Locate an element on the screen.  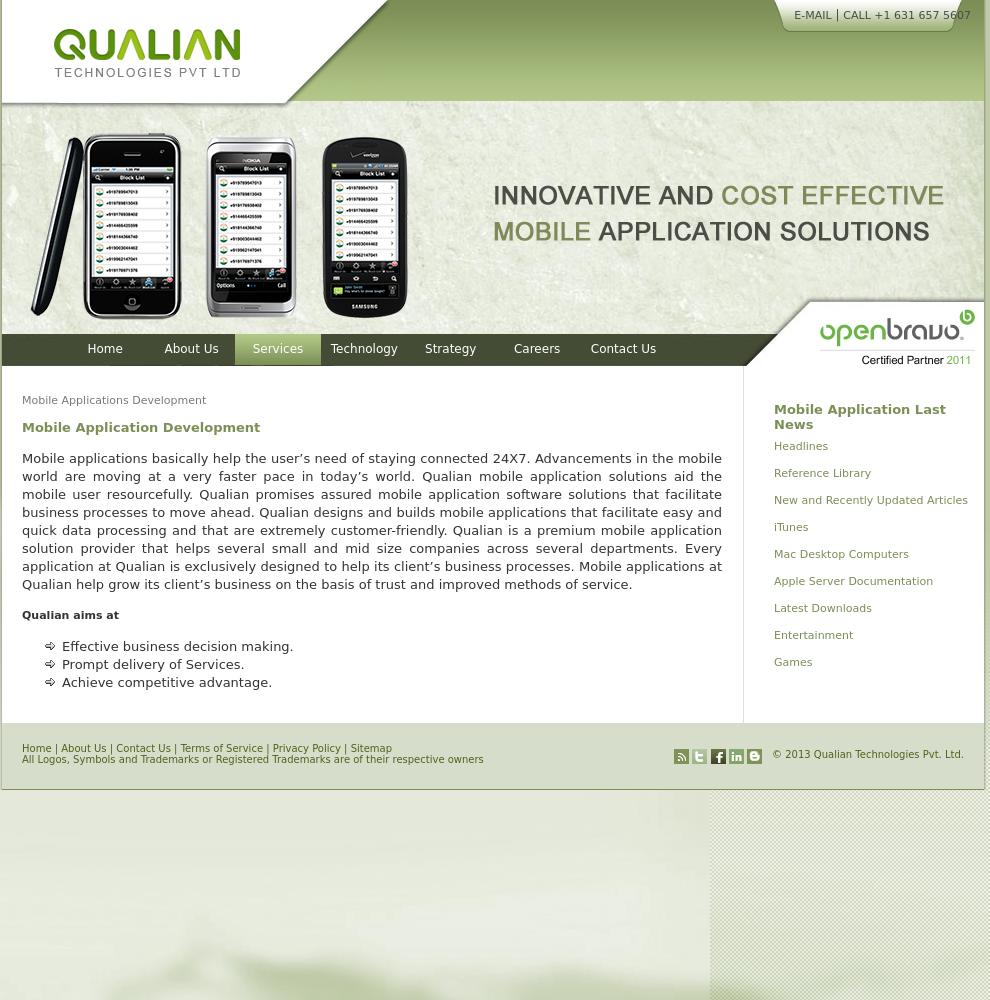
'Sitemap' is located at coordinates (349, 747).